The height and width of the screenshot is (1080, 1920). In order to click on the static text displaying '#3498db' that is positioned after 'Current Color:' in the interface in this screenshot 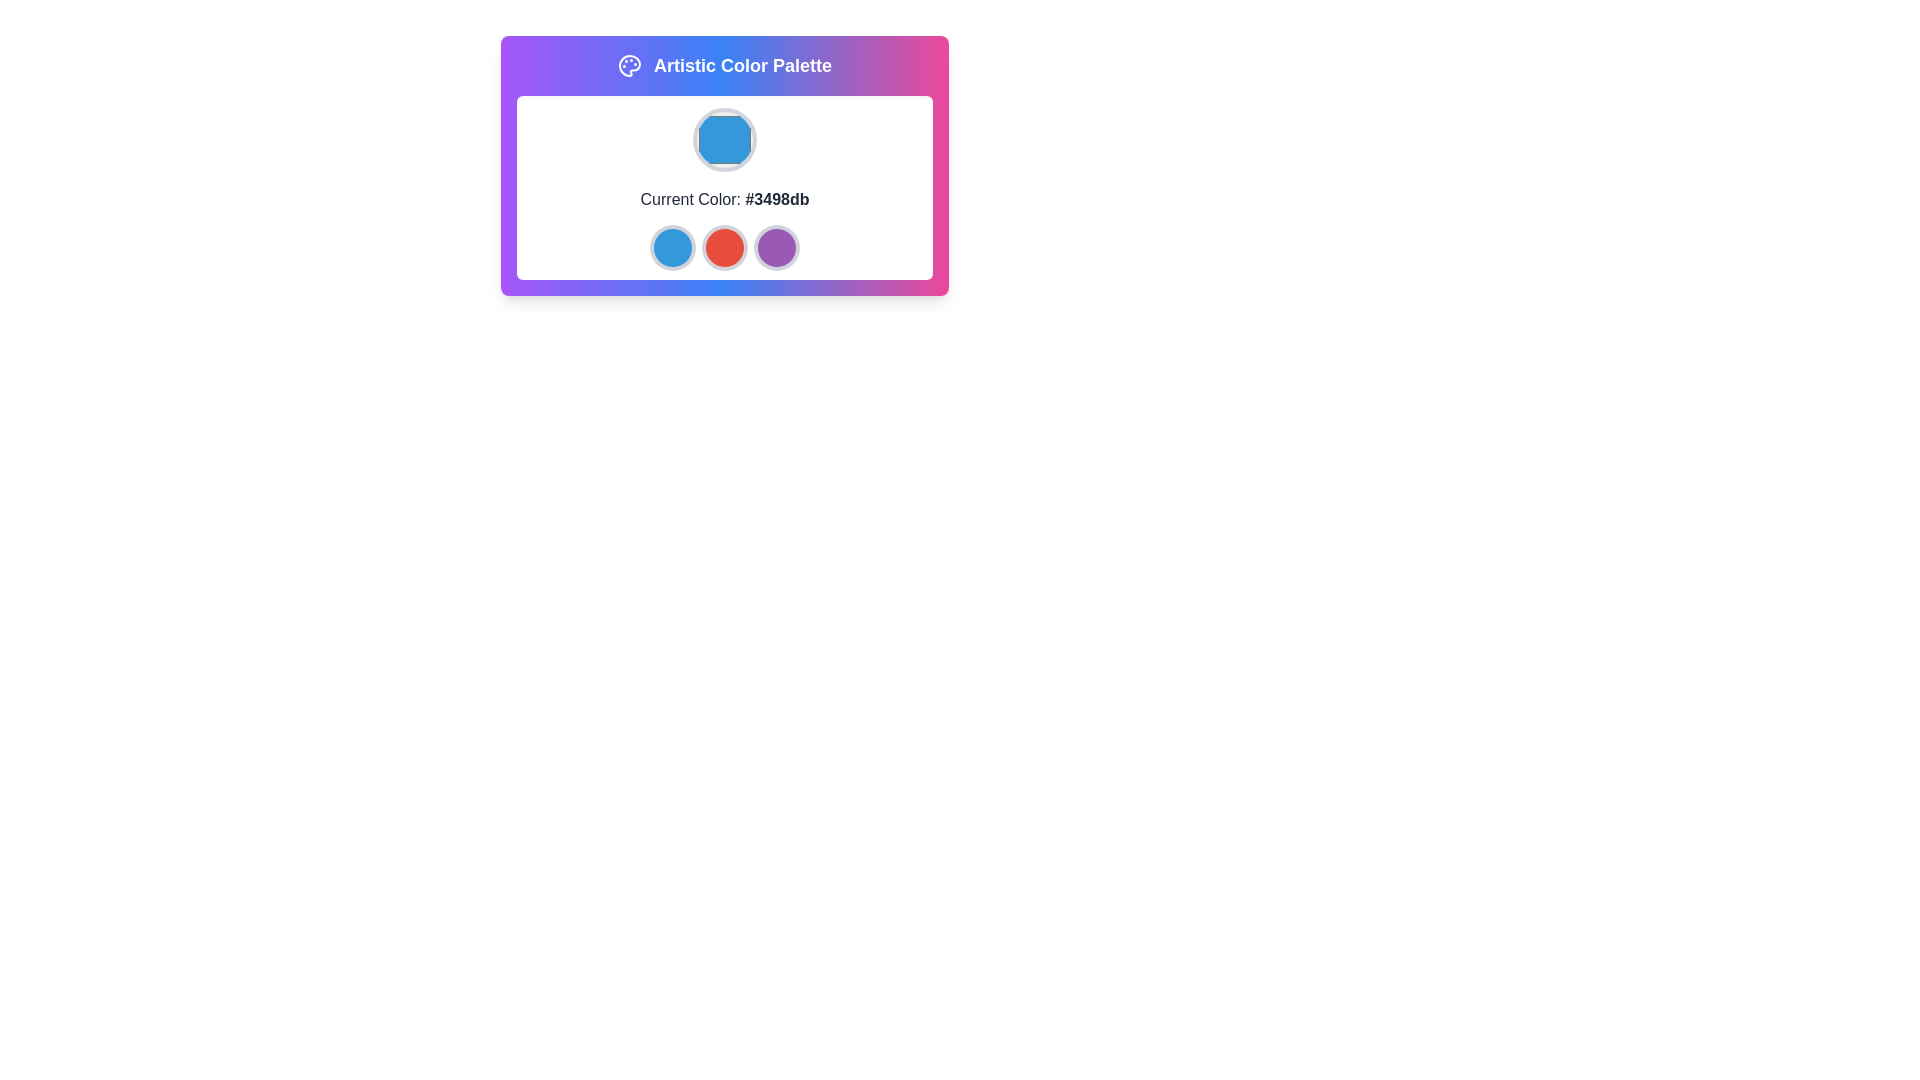, I will do `click(776, 199)`.